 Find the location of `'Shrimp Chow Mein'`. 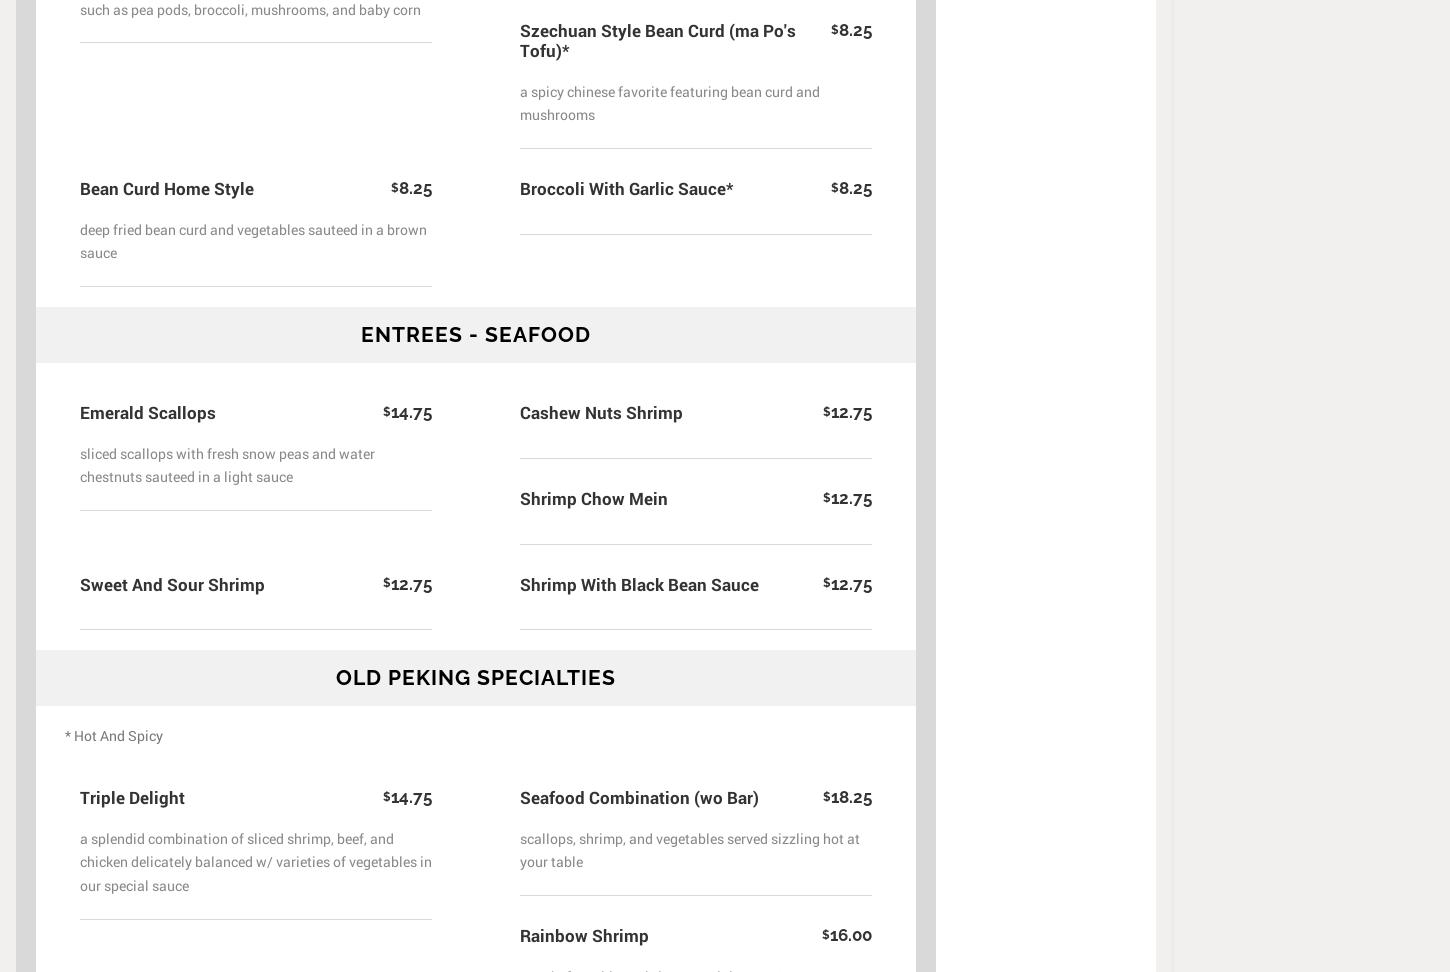

'Shrimp Chow Mein' is located at coordinates (594, 497).